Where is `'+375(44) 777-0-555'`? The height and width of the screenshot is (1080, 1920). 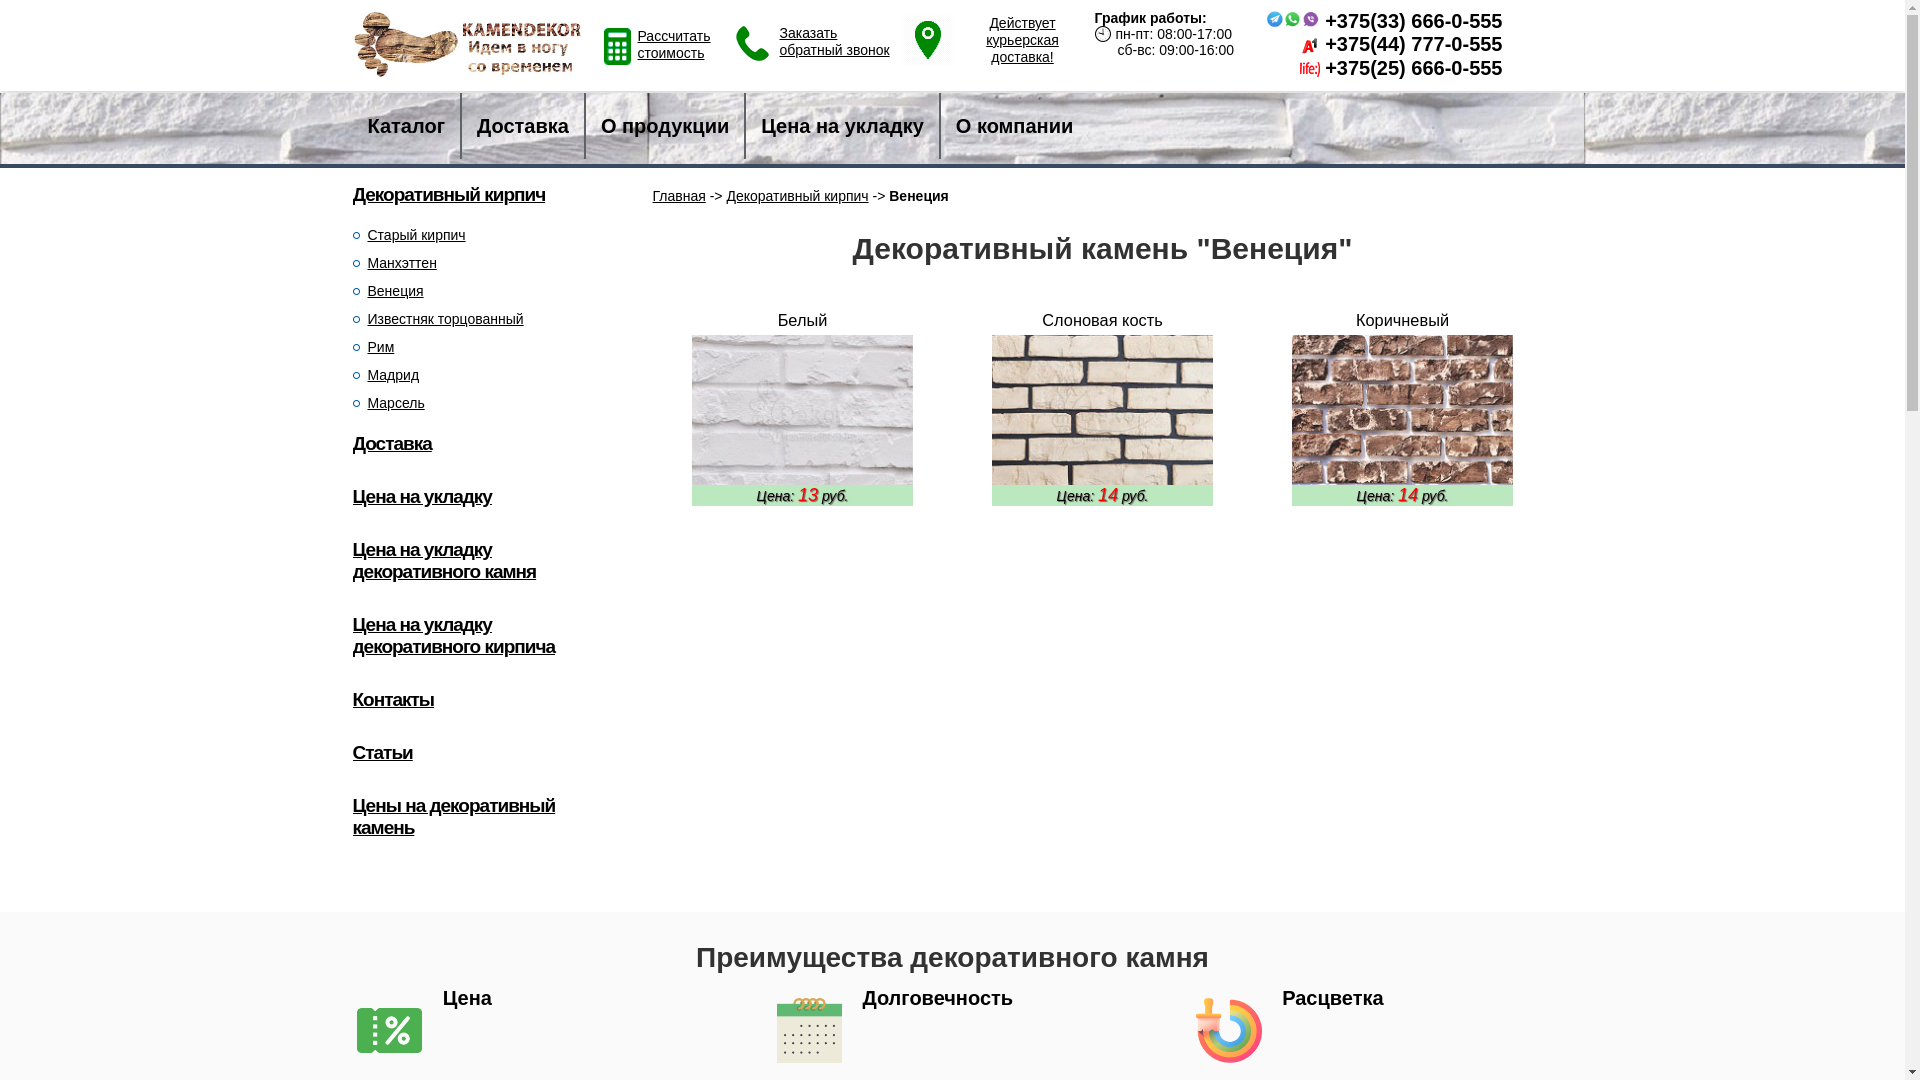
'+375(44) 777-0-555' is located at coordinates (1412, 43).